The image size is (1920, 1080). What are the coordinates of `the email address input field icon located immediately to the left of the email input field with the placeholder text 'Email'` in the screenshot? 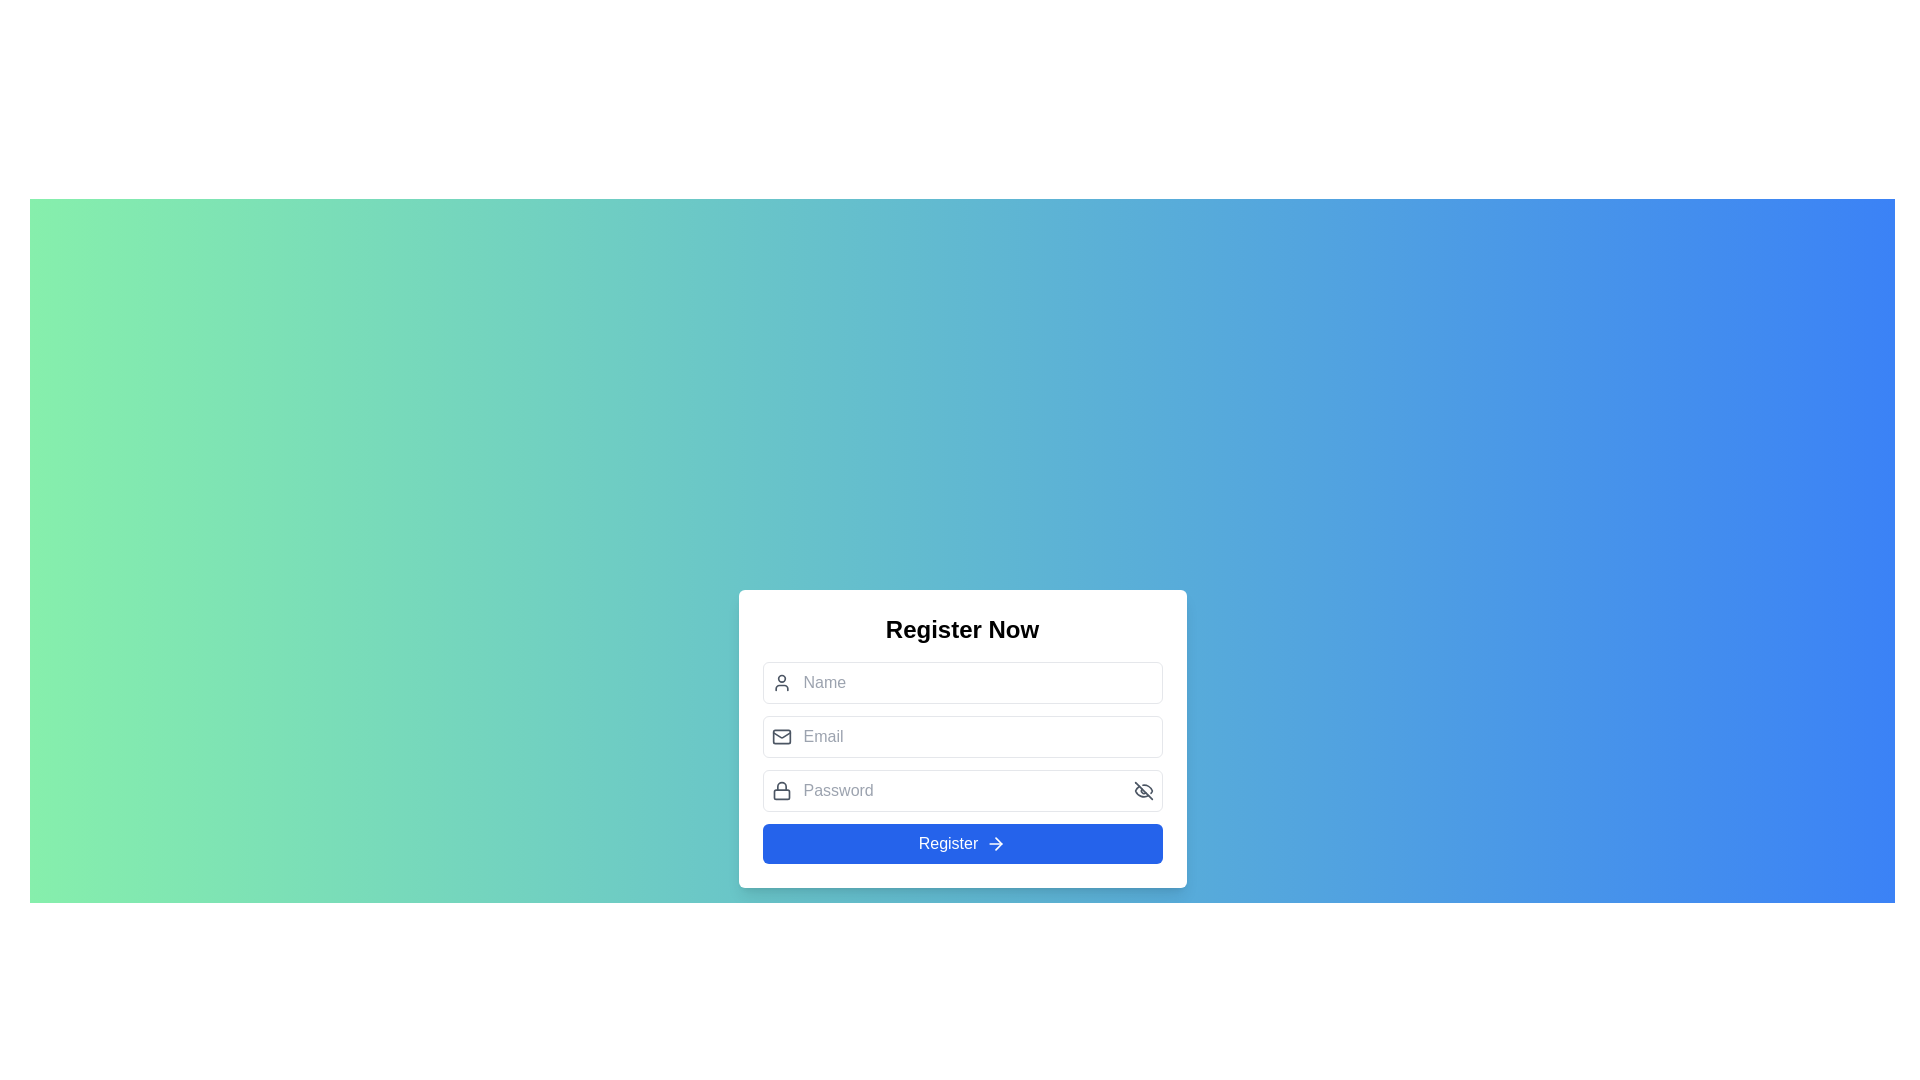 It's located at (780, 736).